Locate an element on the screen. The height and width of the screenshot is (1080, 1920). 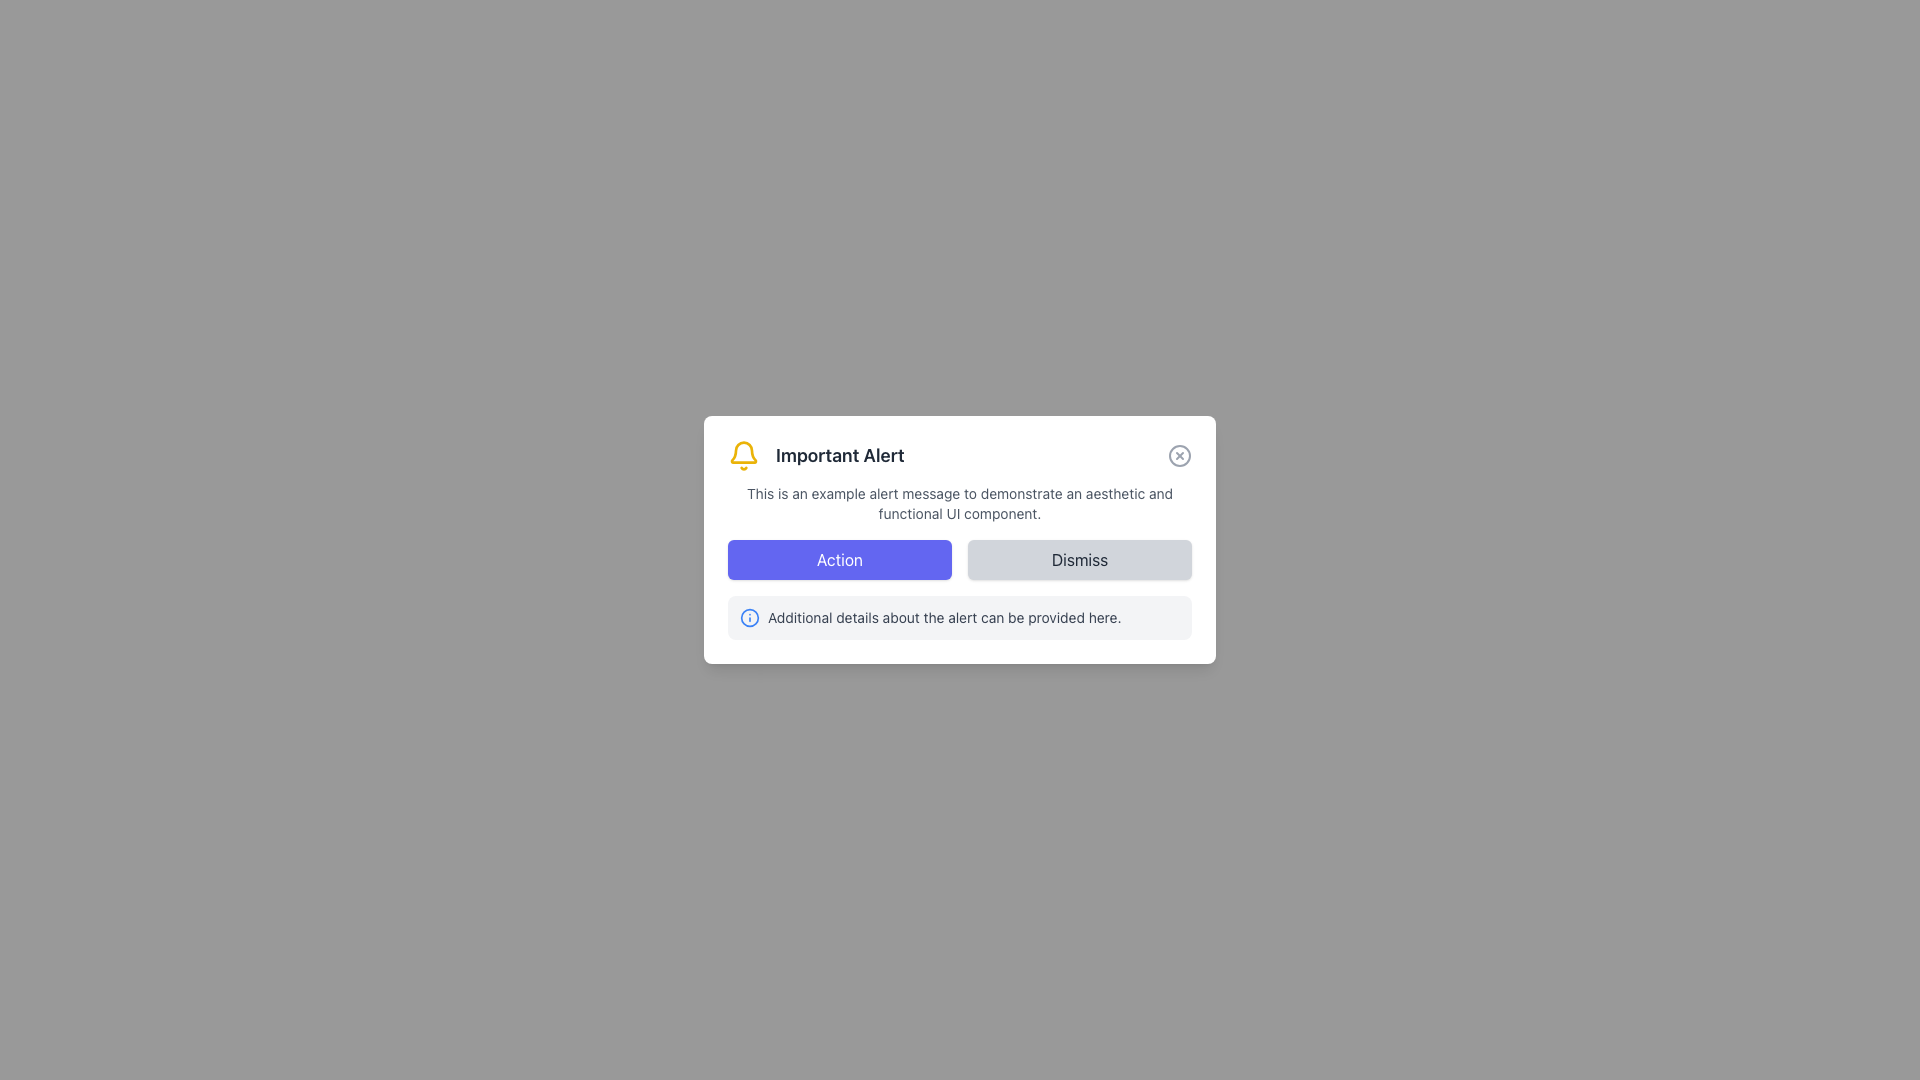
the circular button with a gray border and a gray 'X' icon located in the top-right corner of the 'Important Alert' dialog box is located at coordinates (1180, 455).